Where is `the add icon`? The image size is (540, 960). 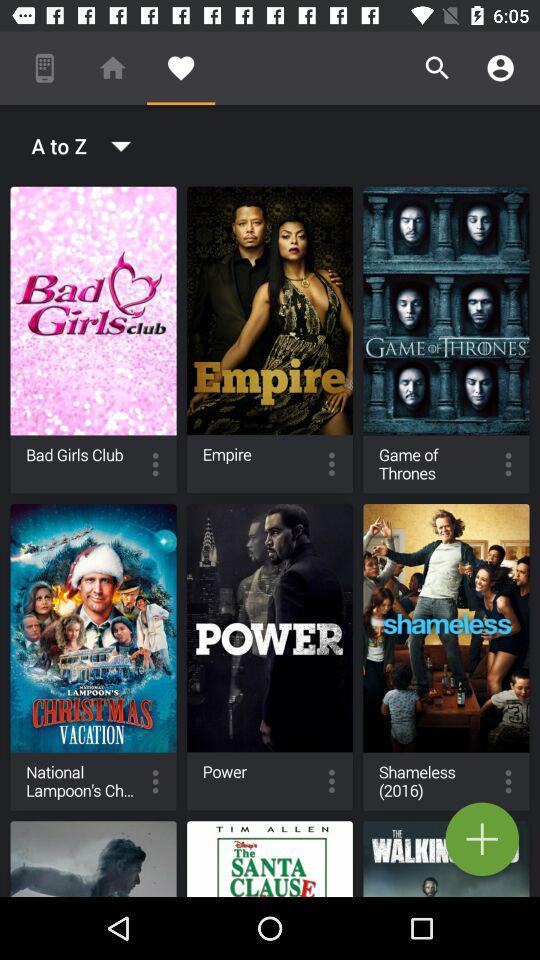 the add icon is located at coordinates (481, 839).